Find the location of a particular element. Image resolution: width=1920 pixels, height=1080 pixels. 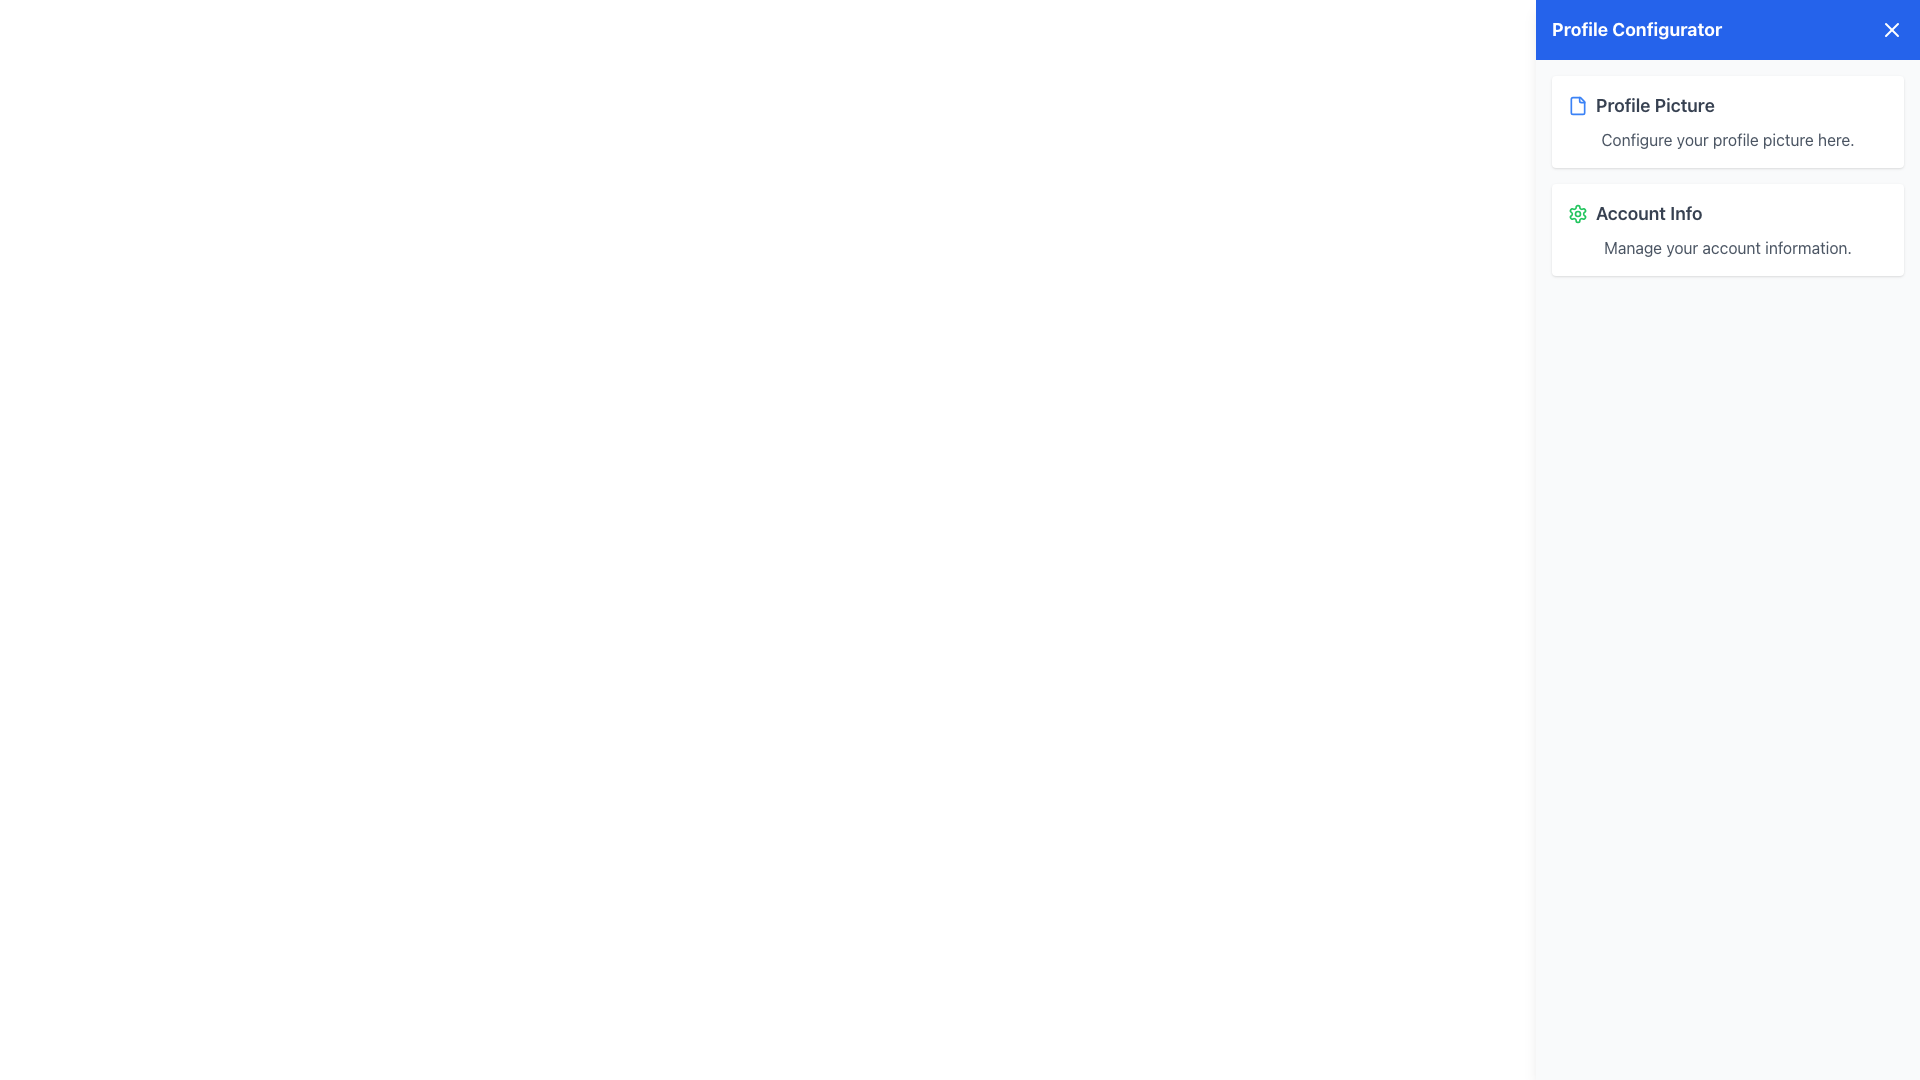

the small blue outlined icon resembling a file or document to enter the profile picture configuration section is located at coordinates (1577, 105).